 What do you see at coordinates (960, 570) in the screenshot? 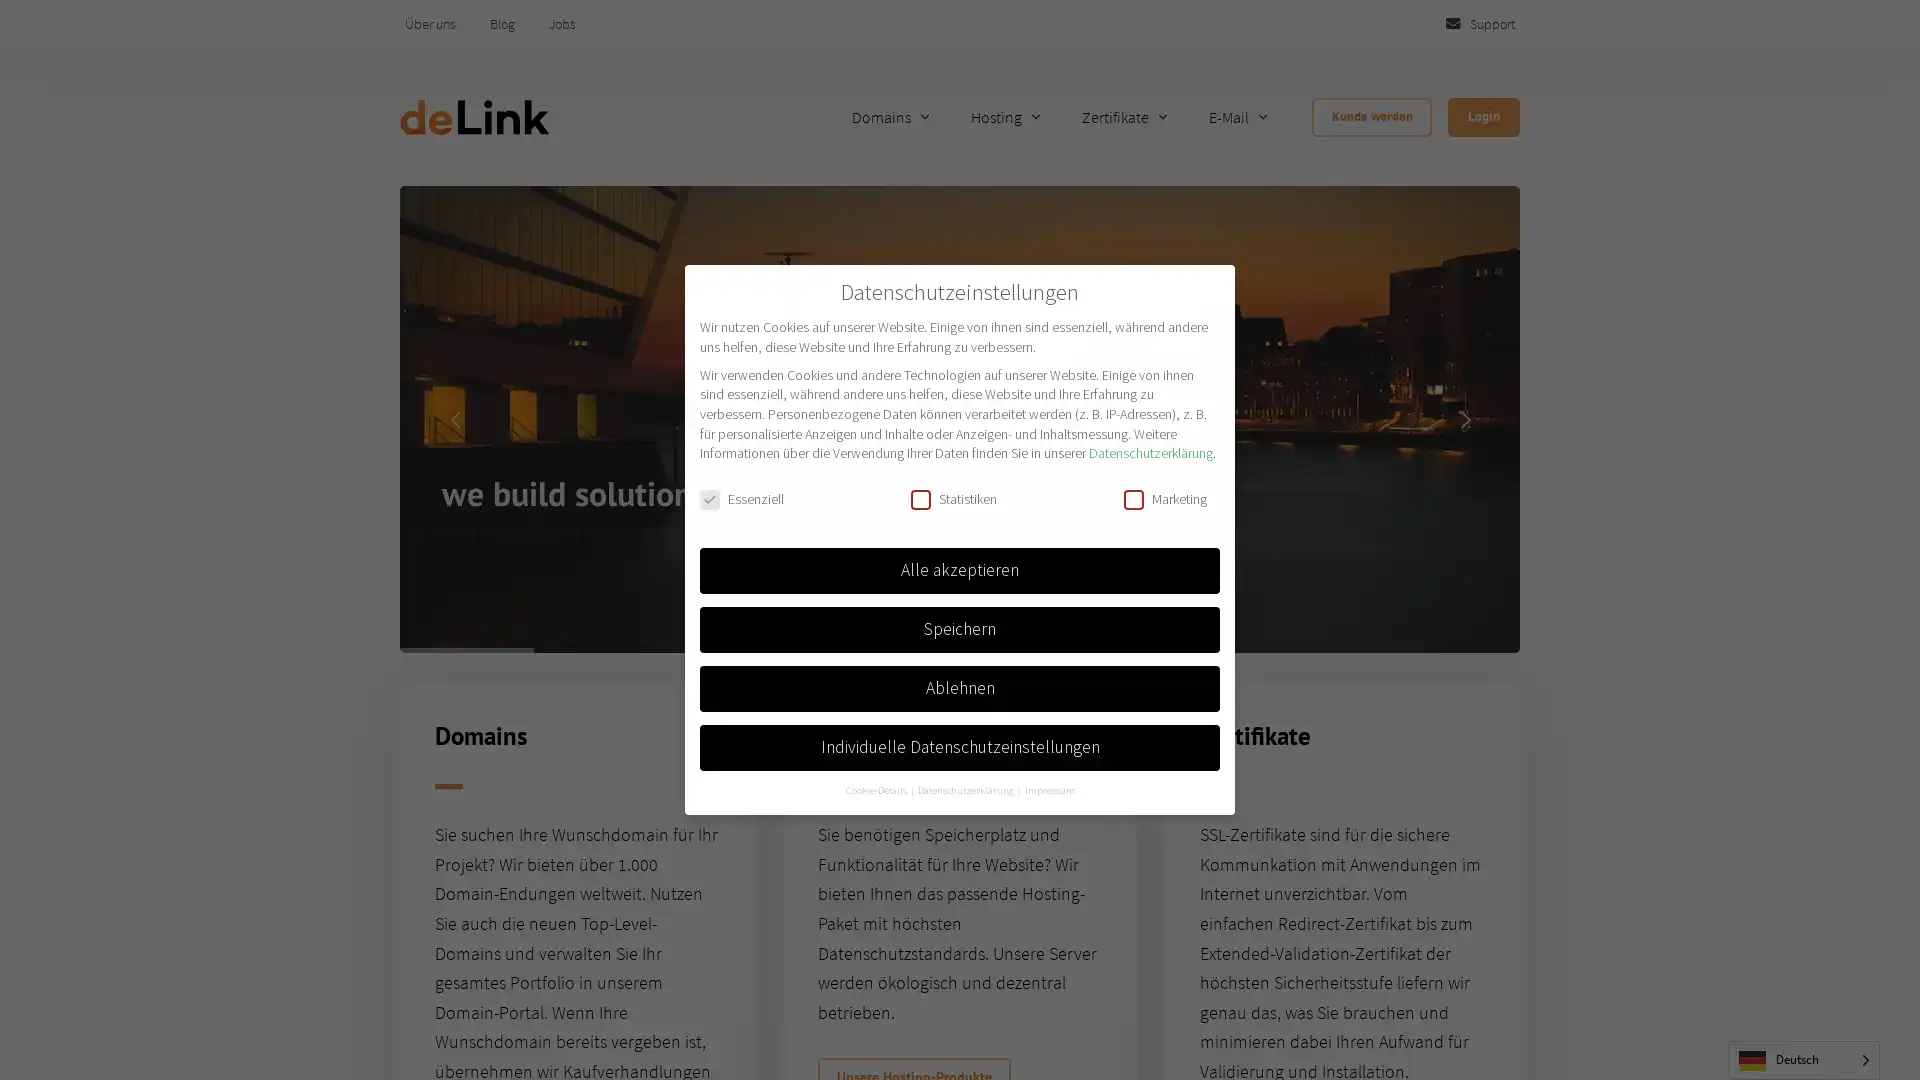
I see `Alle akzeptieren` at bounding box center [960, 570].